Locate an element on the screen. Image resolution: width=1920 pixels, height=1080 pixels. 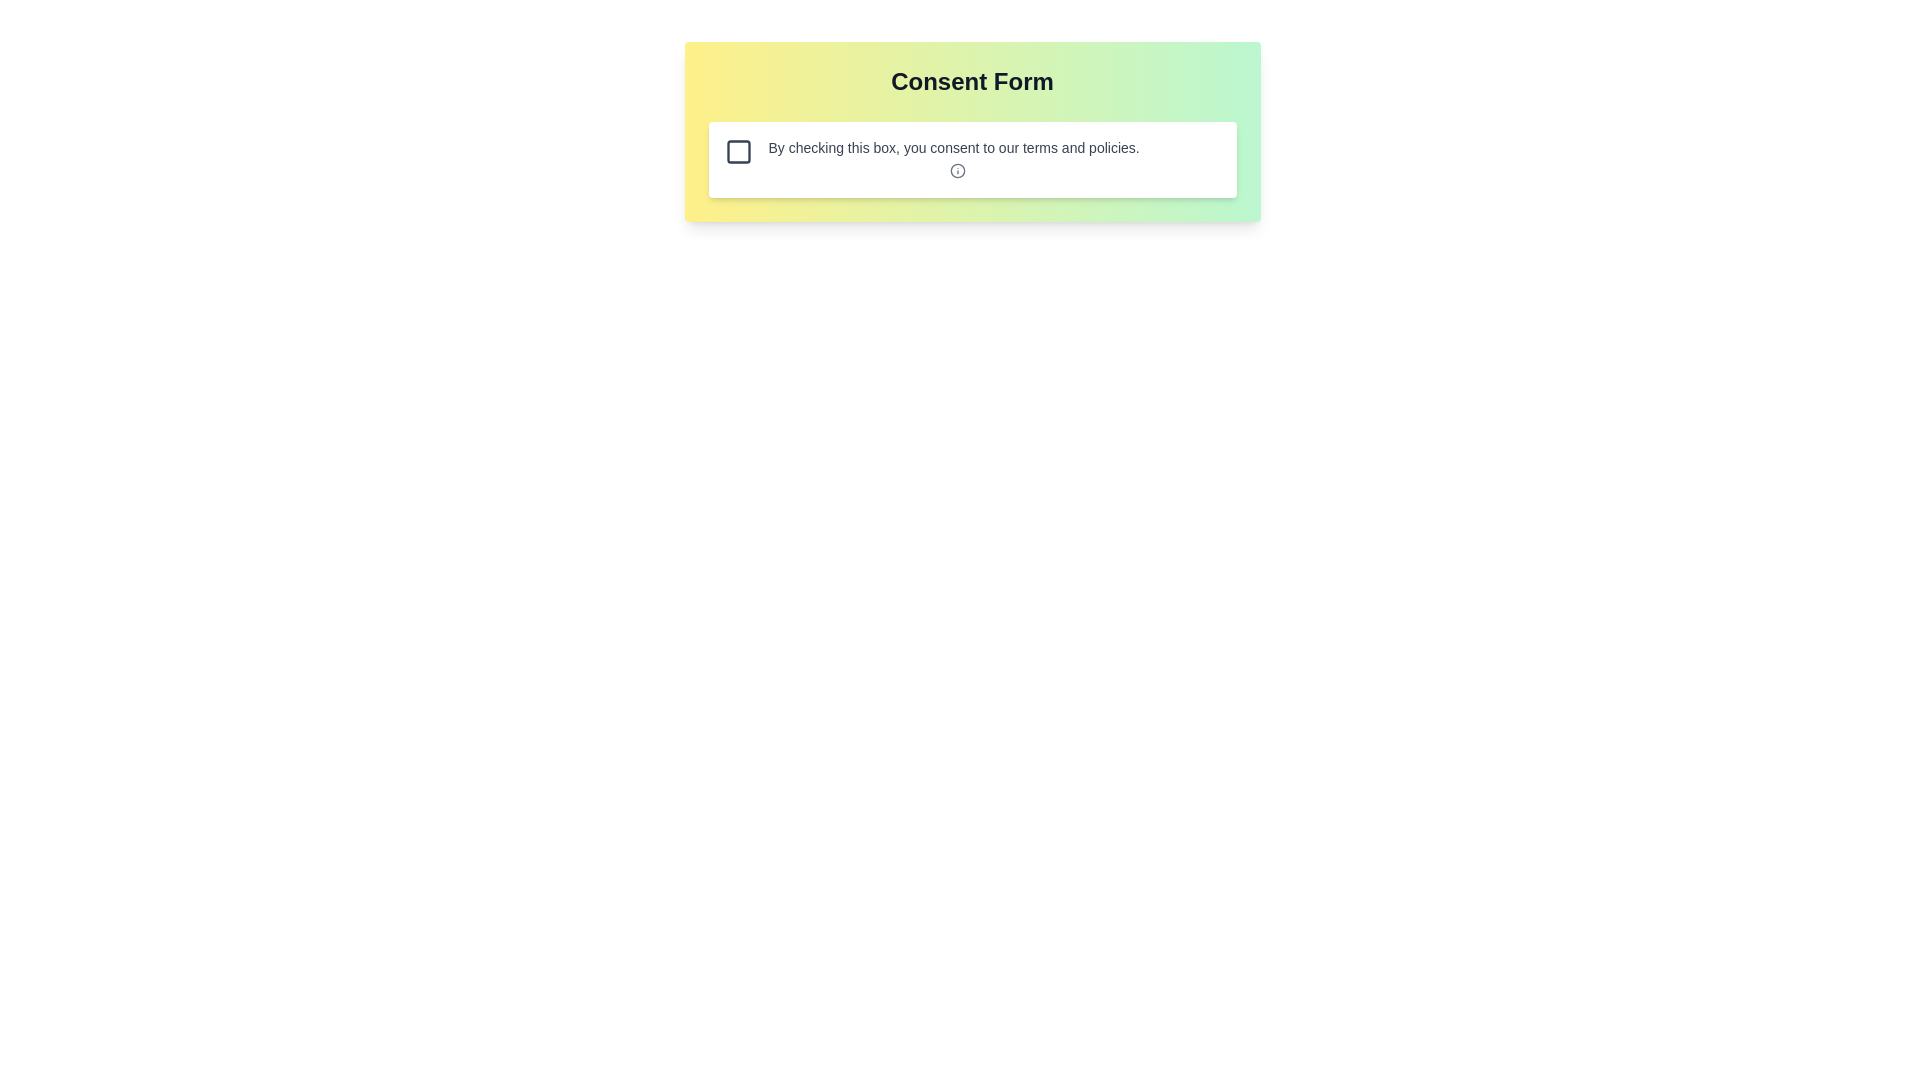
the information icon located to the right of the text 'By checking this box, you consent to our terms and policies.' is located at coordinates (957, 169).